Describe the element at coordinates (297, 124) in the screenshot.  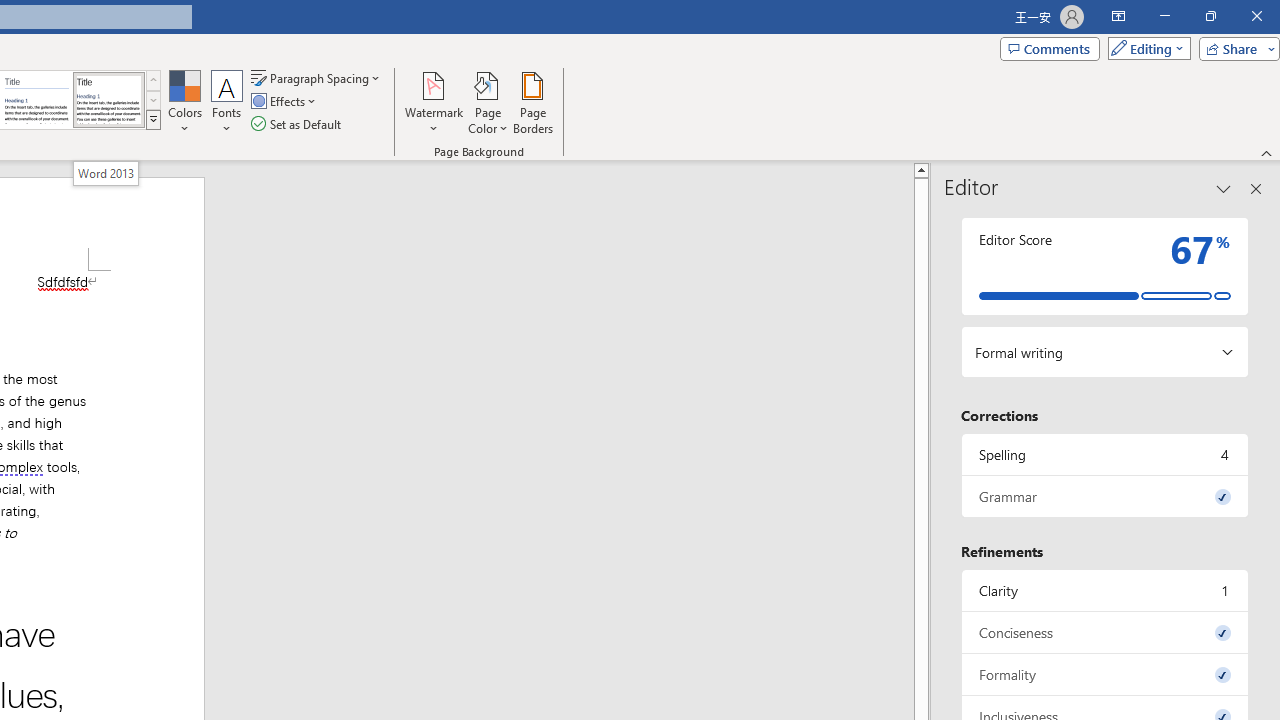
I see `'Set as Default'` at that location.